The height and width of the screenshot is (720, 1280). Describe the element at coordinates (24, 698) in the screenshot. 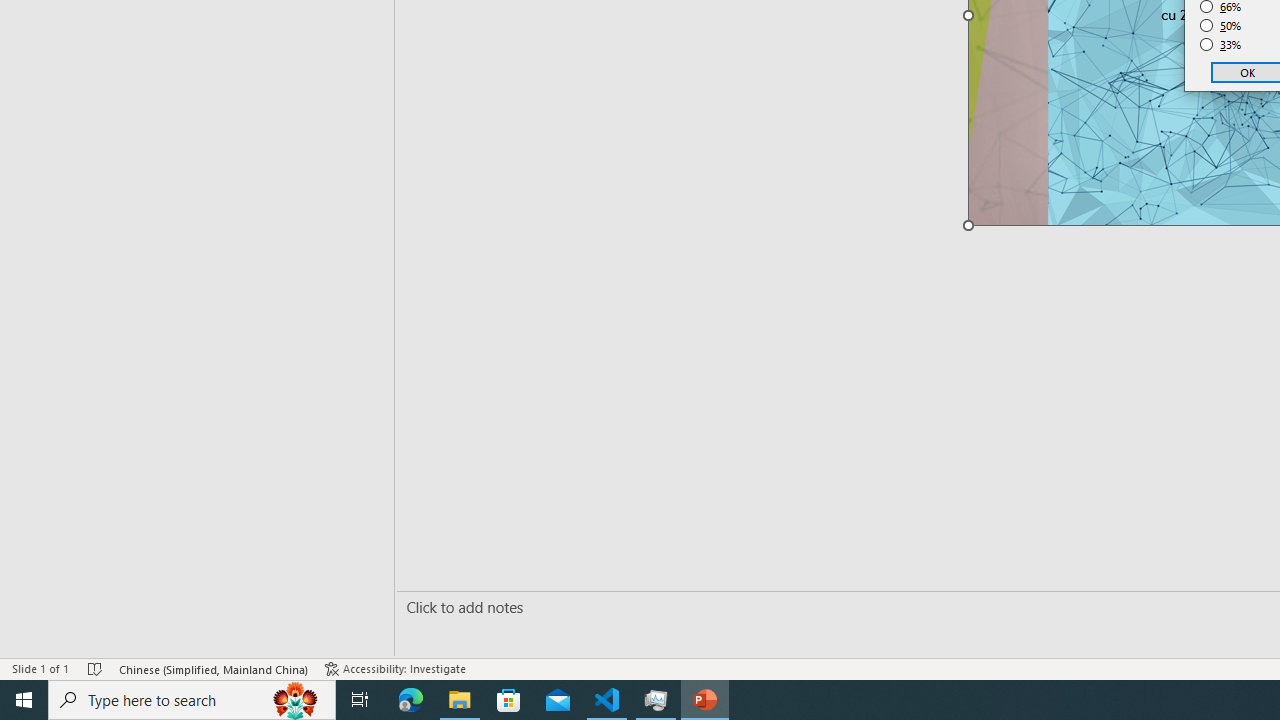

I see `'Start'` at that location.